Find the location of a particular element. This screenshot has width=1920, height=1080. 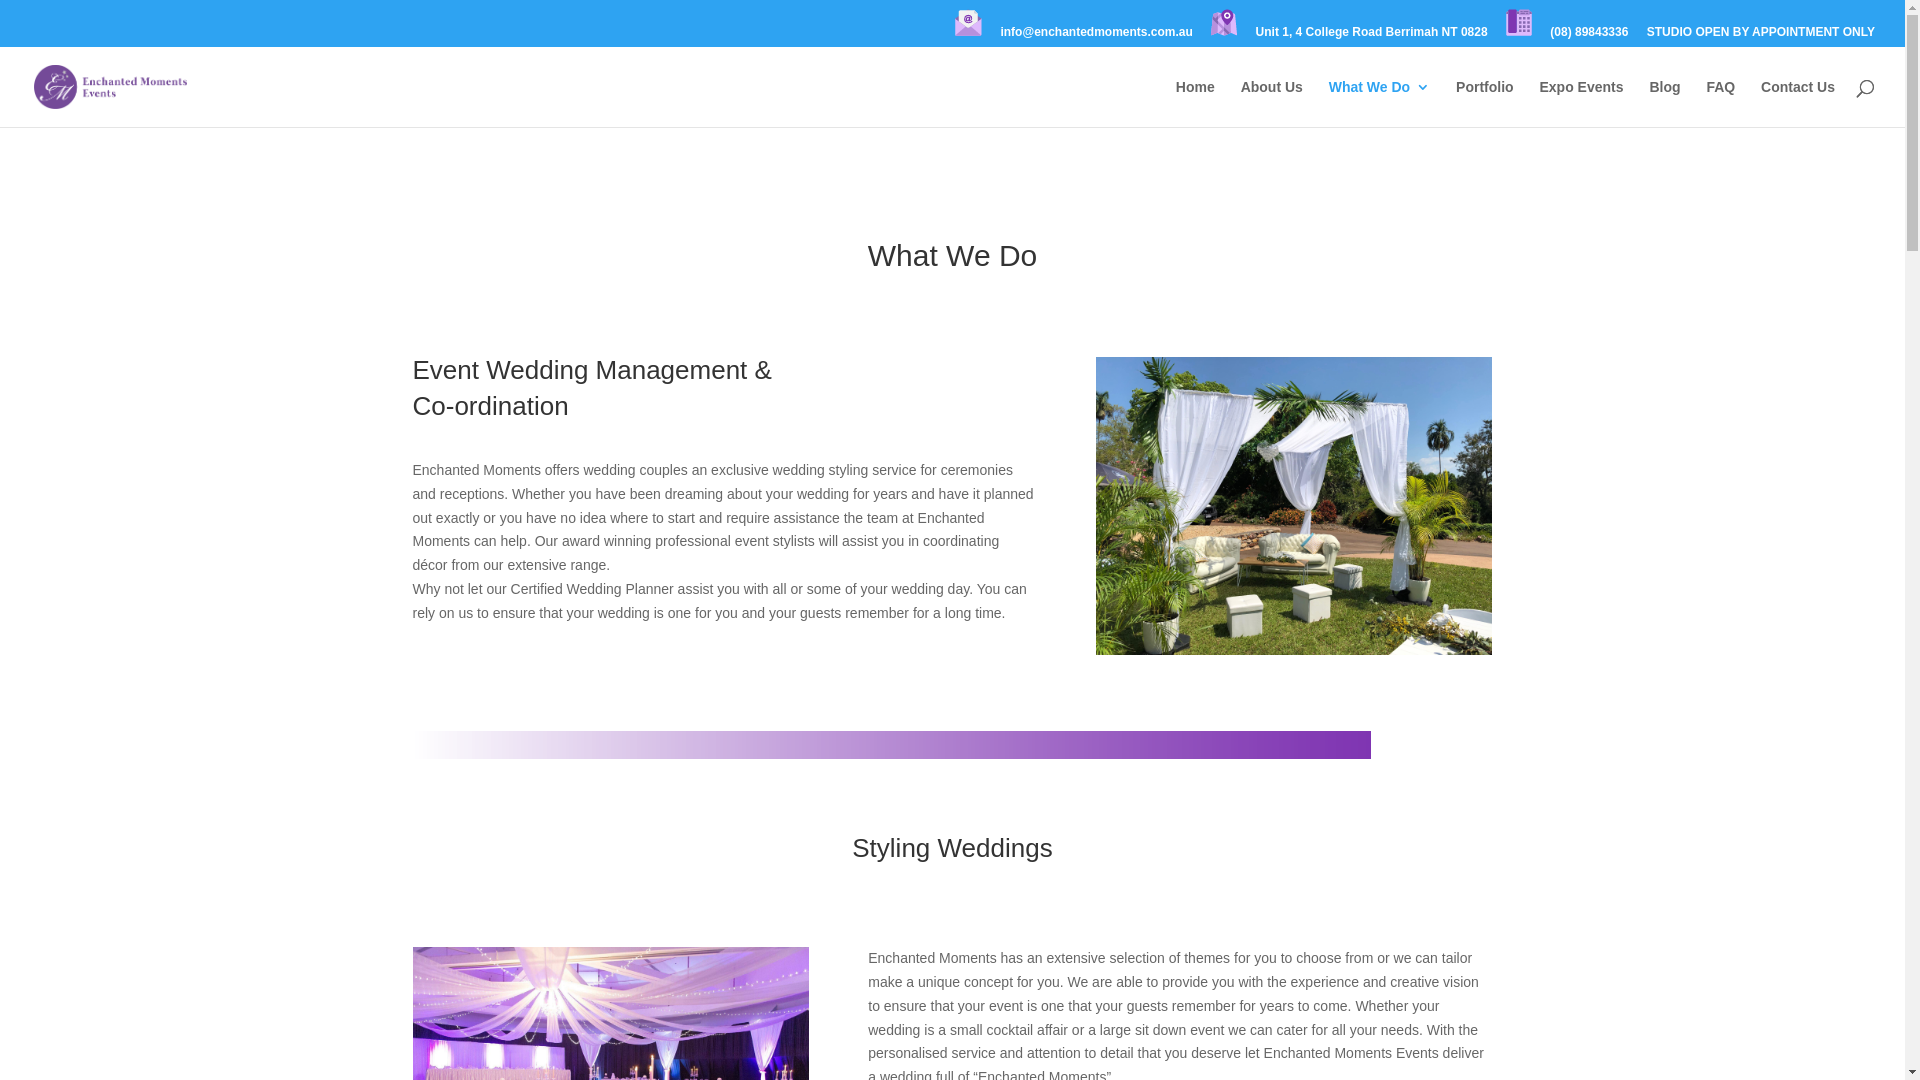

'info@enchantedmoments.com.au' is located at coordinates (1094, 36).